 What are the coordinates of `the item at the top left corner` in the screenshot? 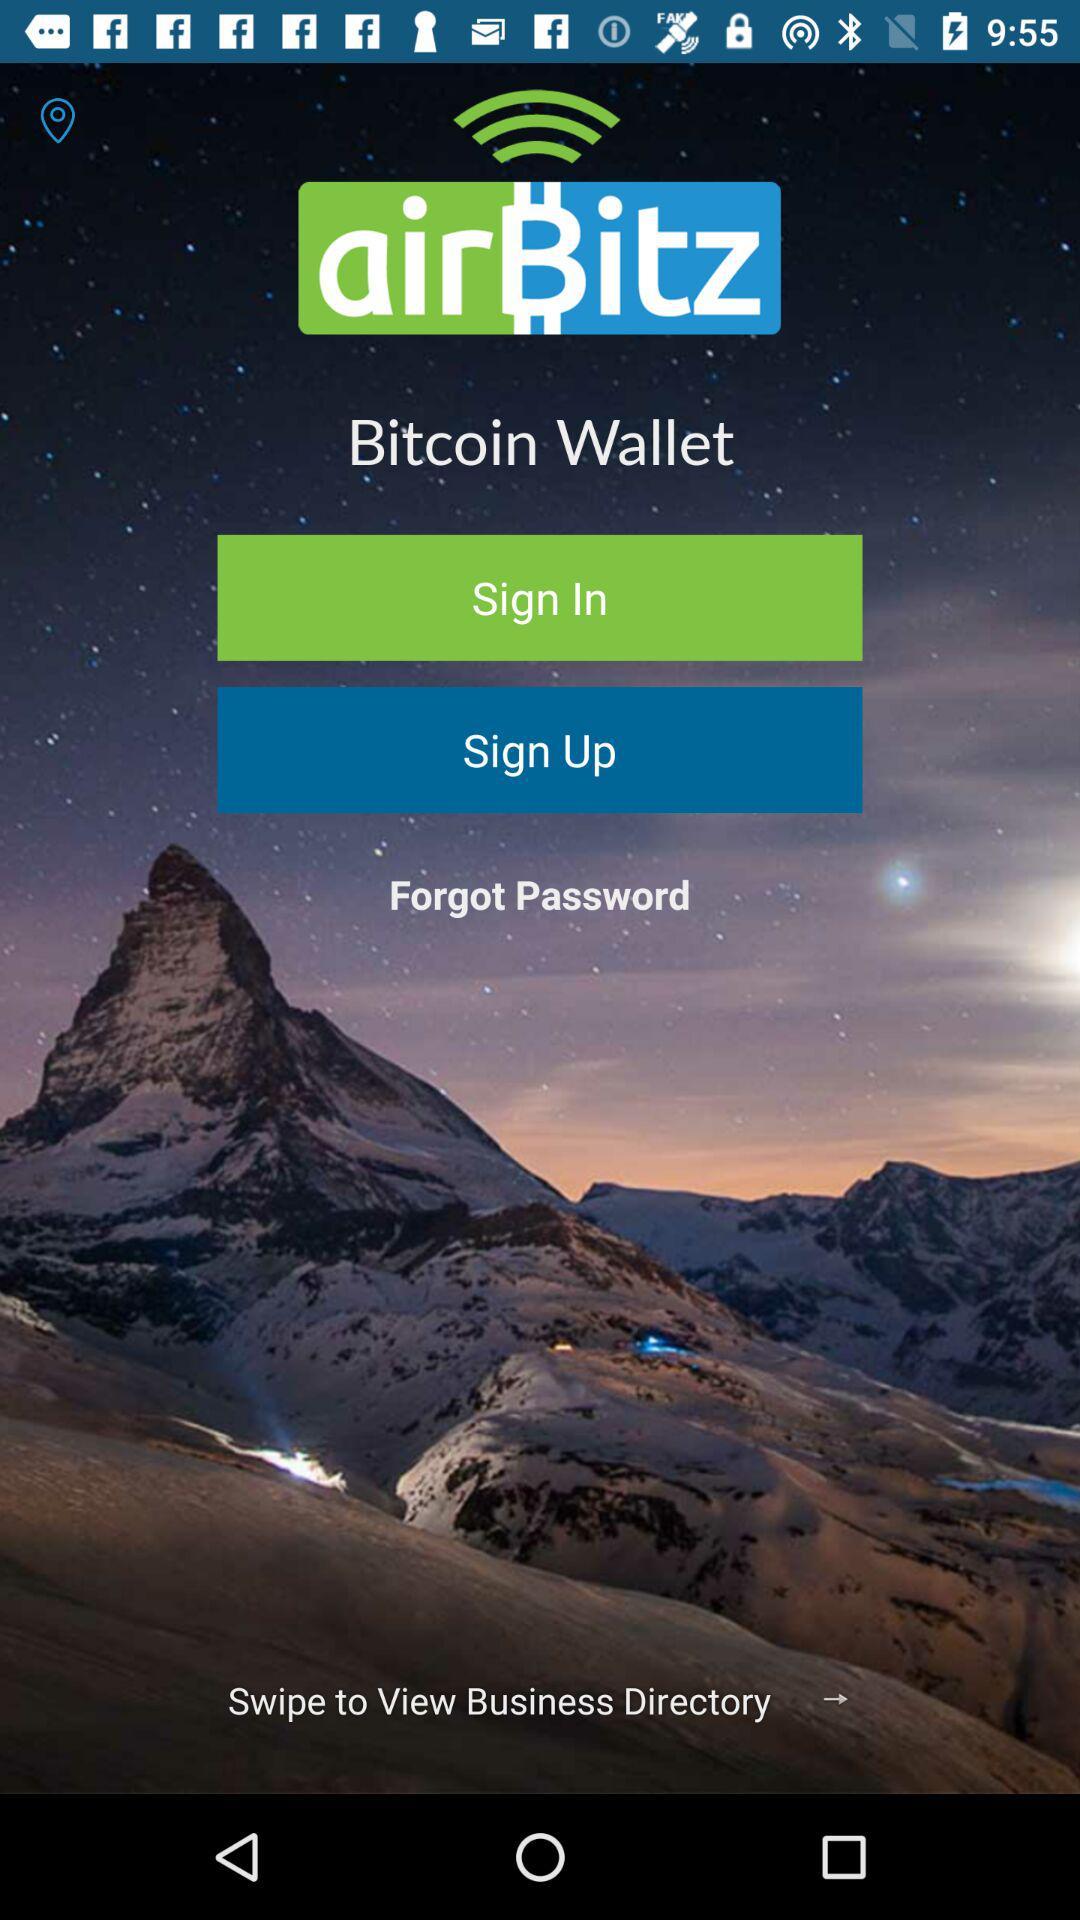 It's located at (56, 119).